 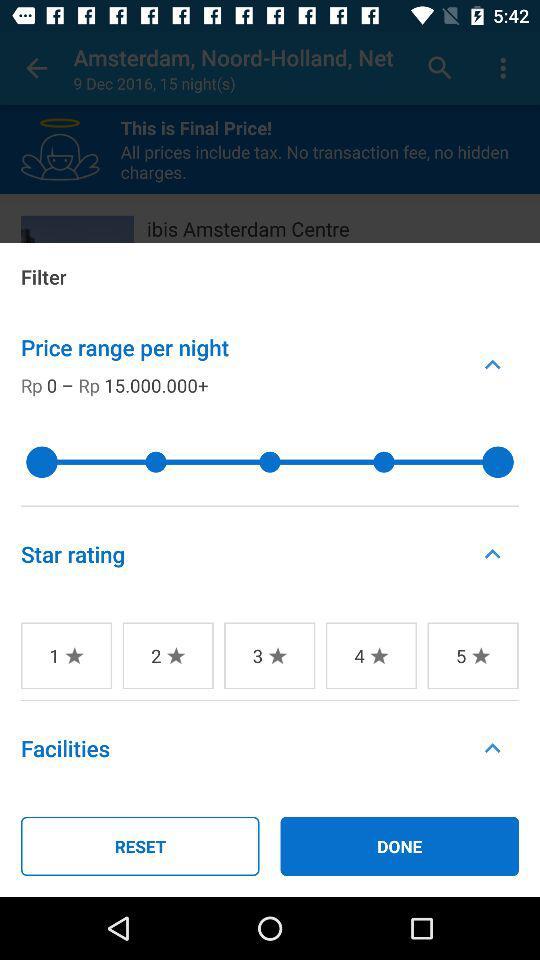 What do you see at coordinates (139, 845) in the screenshot?
I see `icon to the left of the done icon` at bounding box center [139, 845].